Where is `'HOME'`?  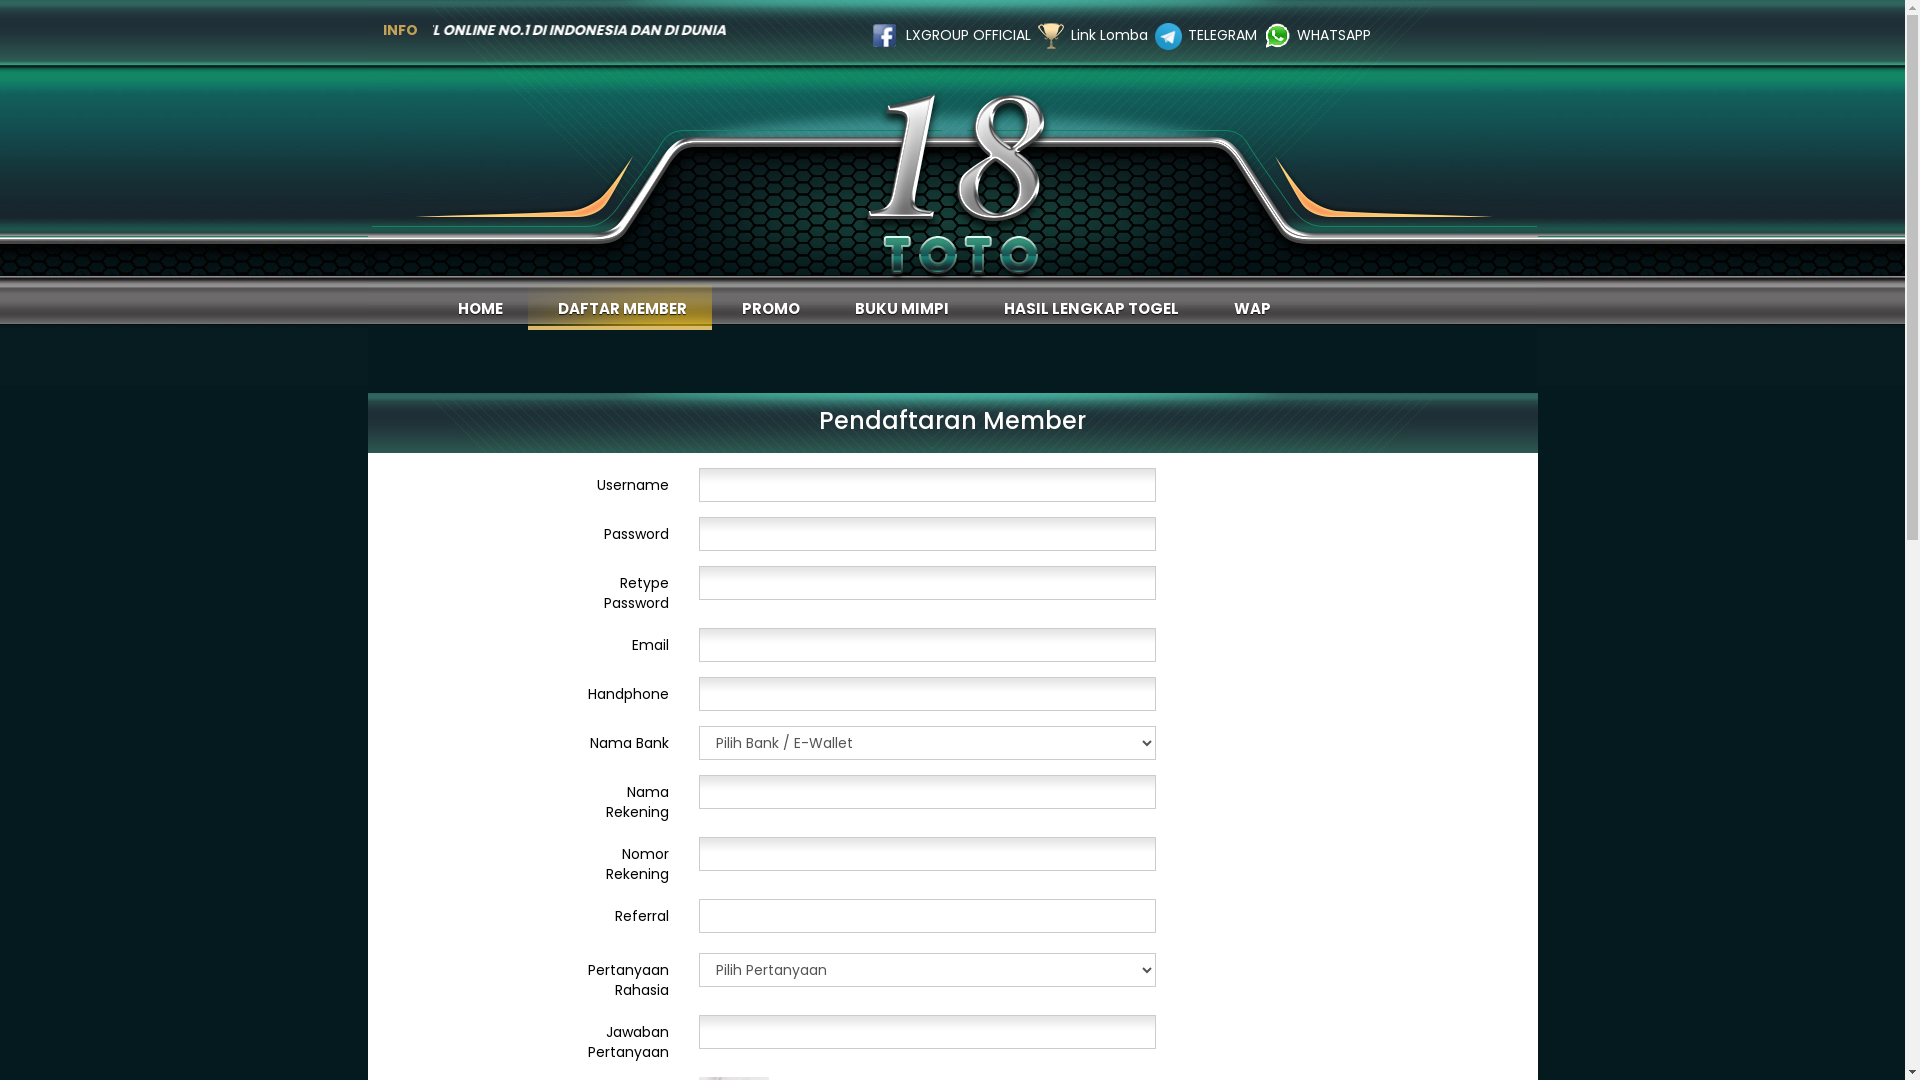
'HOME' is located at coordinates (477, 307).